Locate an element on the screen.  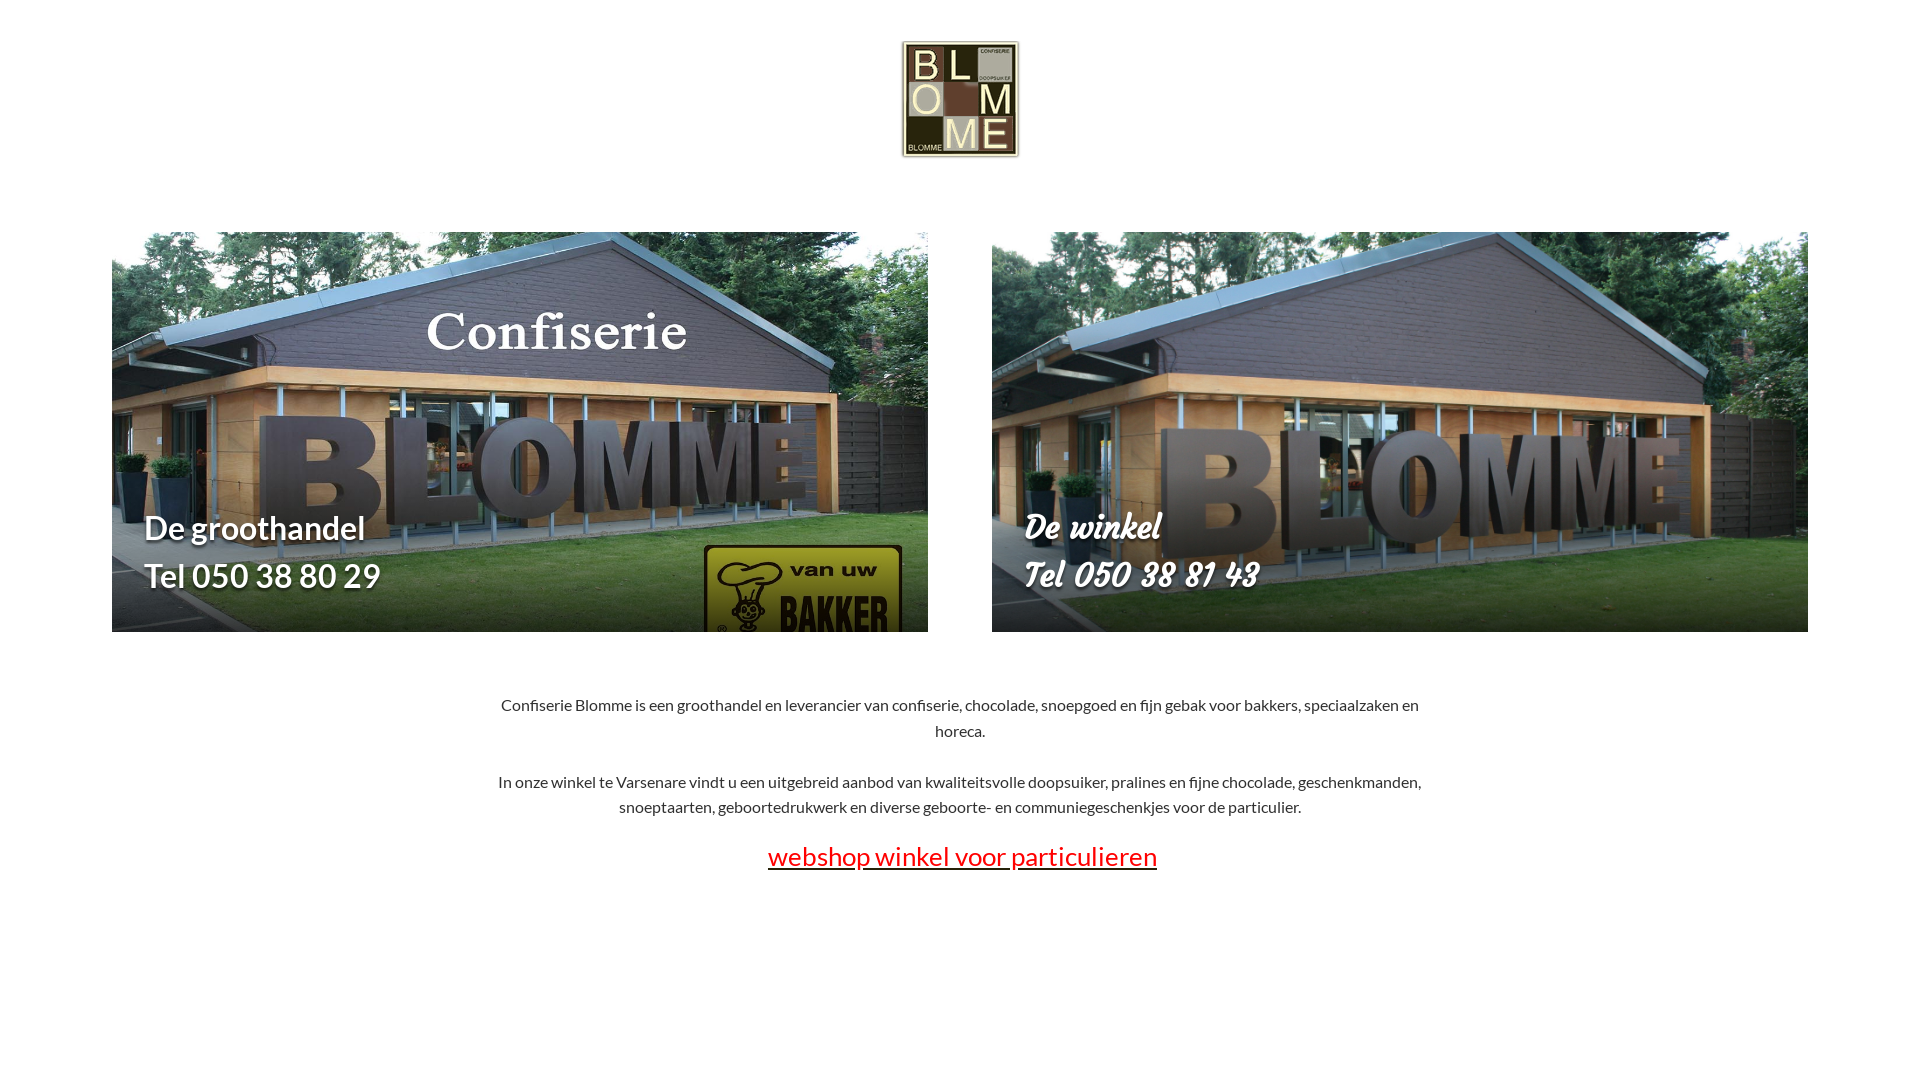
'webshop winkel voor particulieren' is located at coordinates (962, 855).